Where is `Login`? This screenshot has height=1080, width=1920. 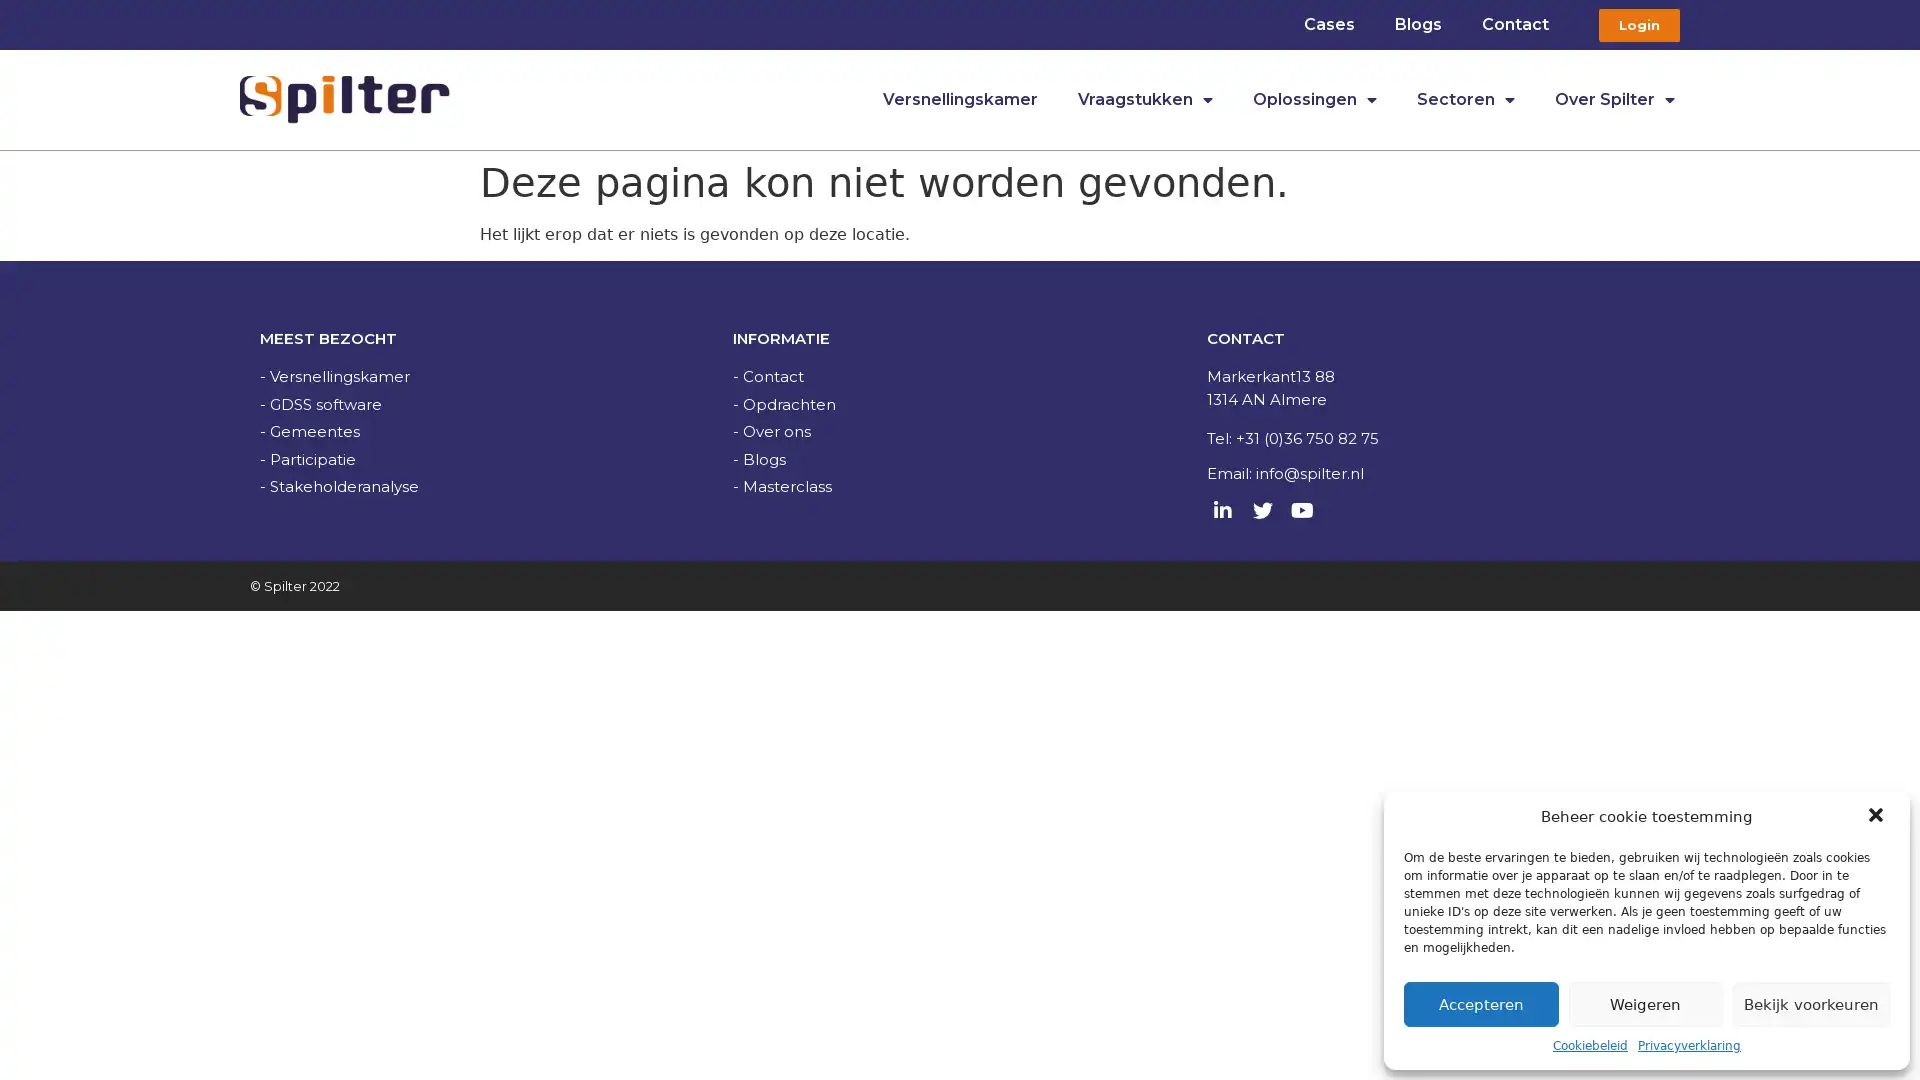
Login is located at coordinates (1639, 24).